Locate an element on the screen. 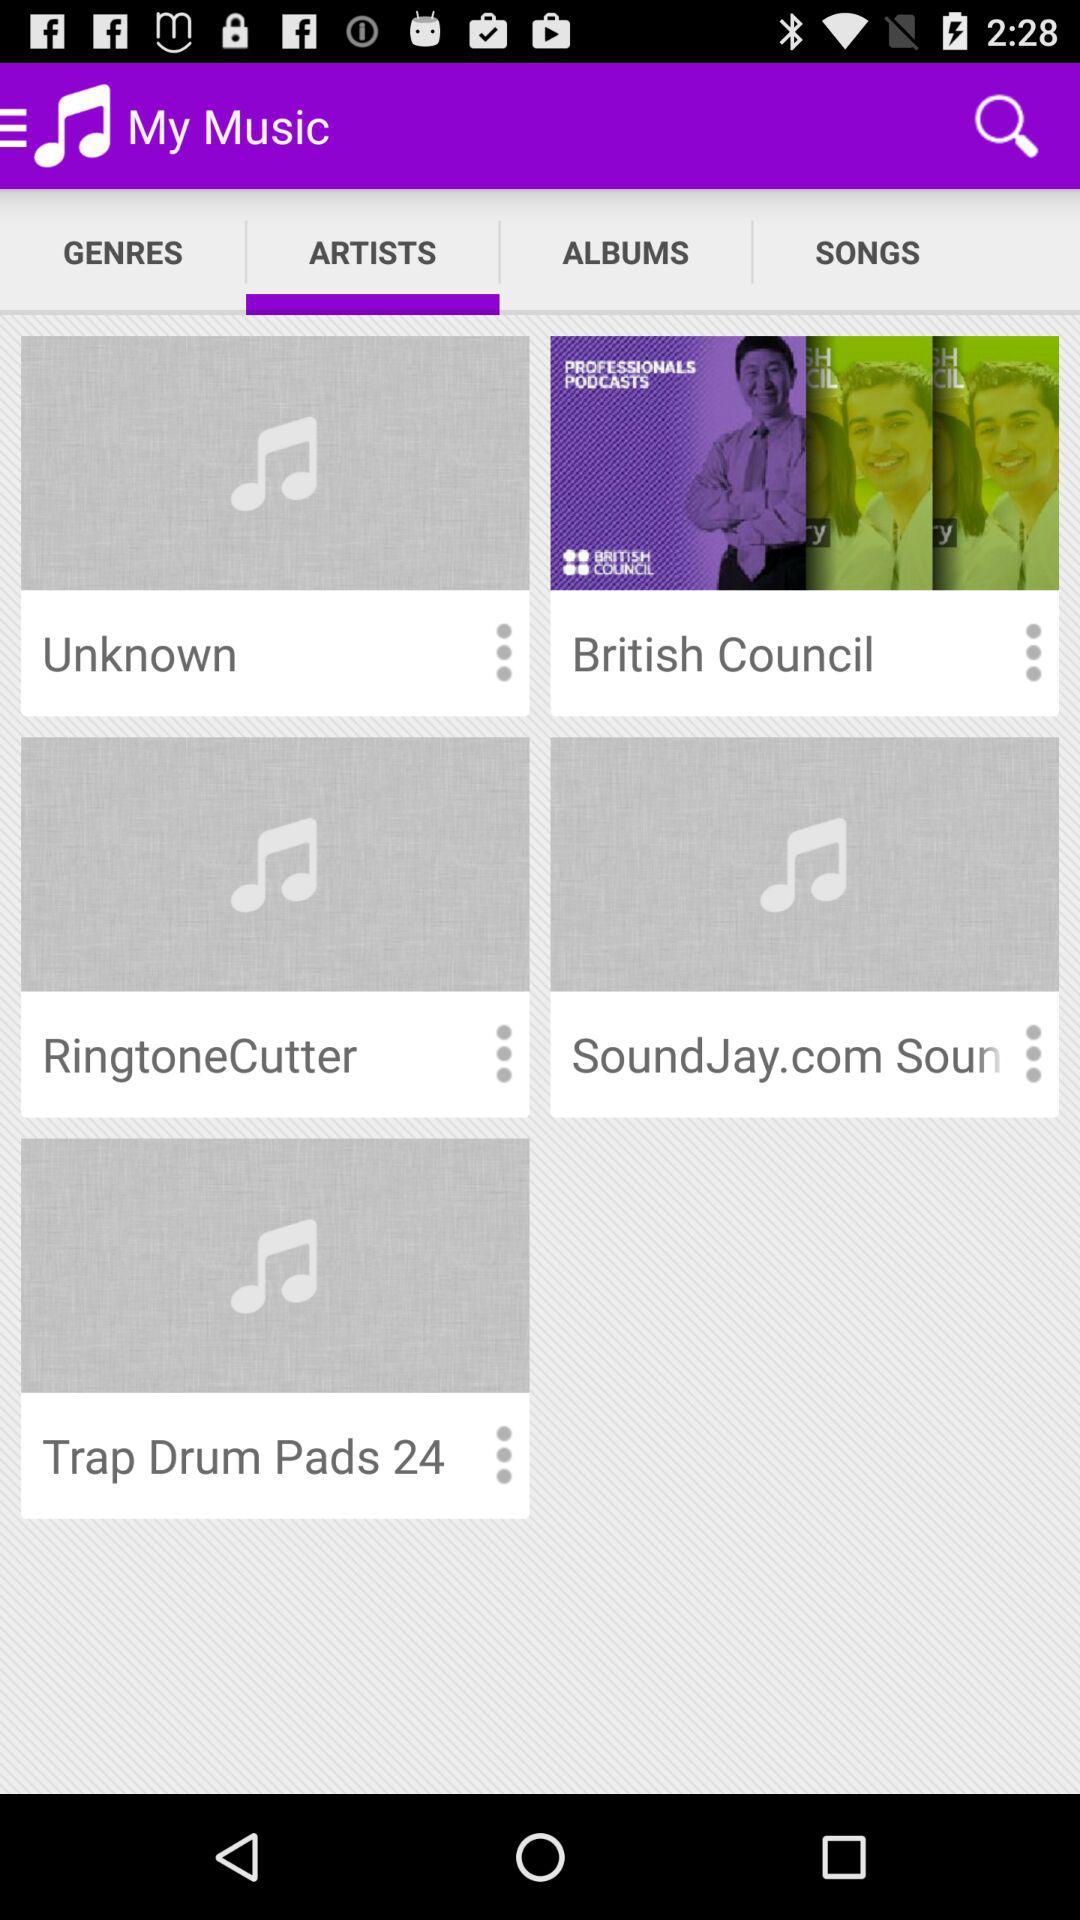  the genres item is located at coordinates (123, 251).